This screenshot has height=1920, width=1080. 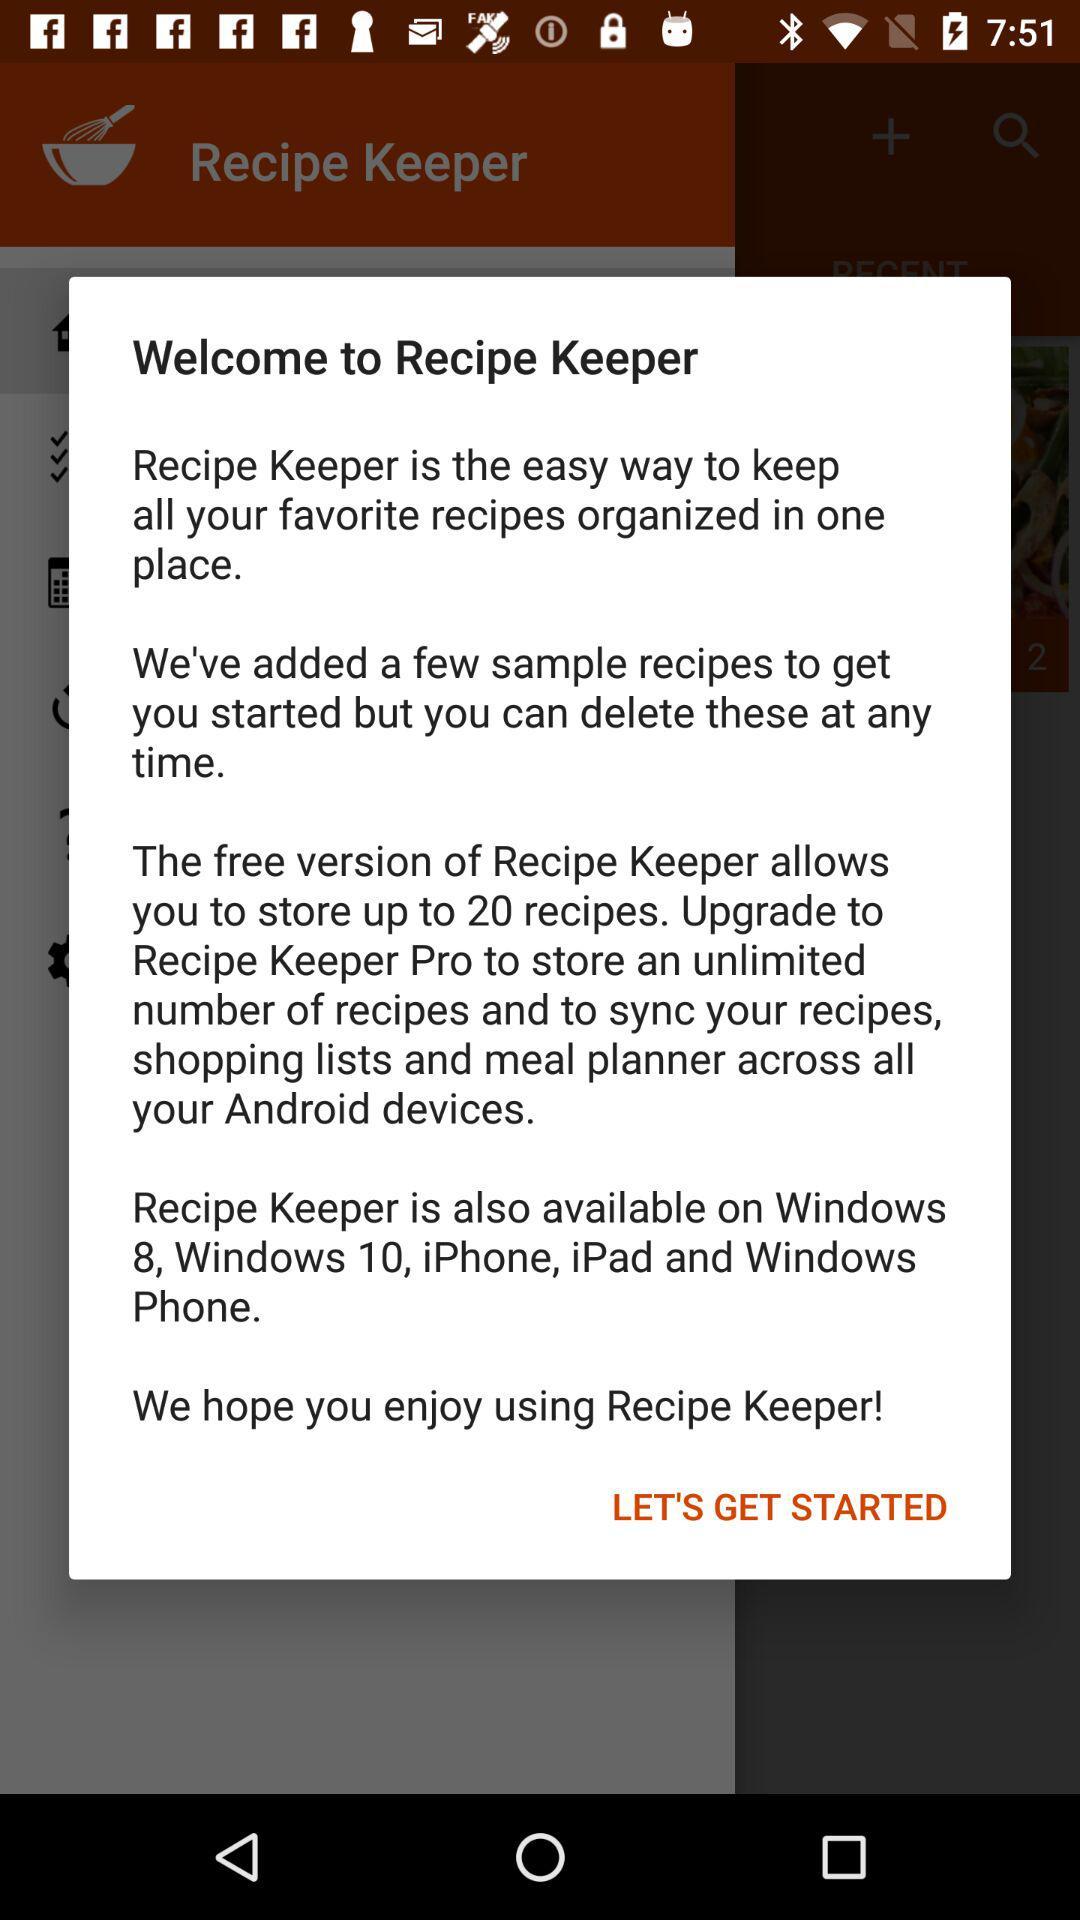 I want to click on the item at the bottom right corner, so click(x=778, y=1506).